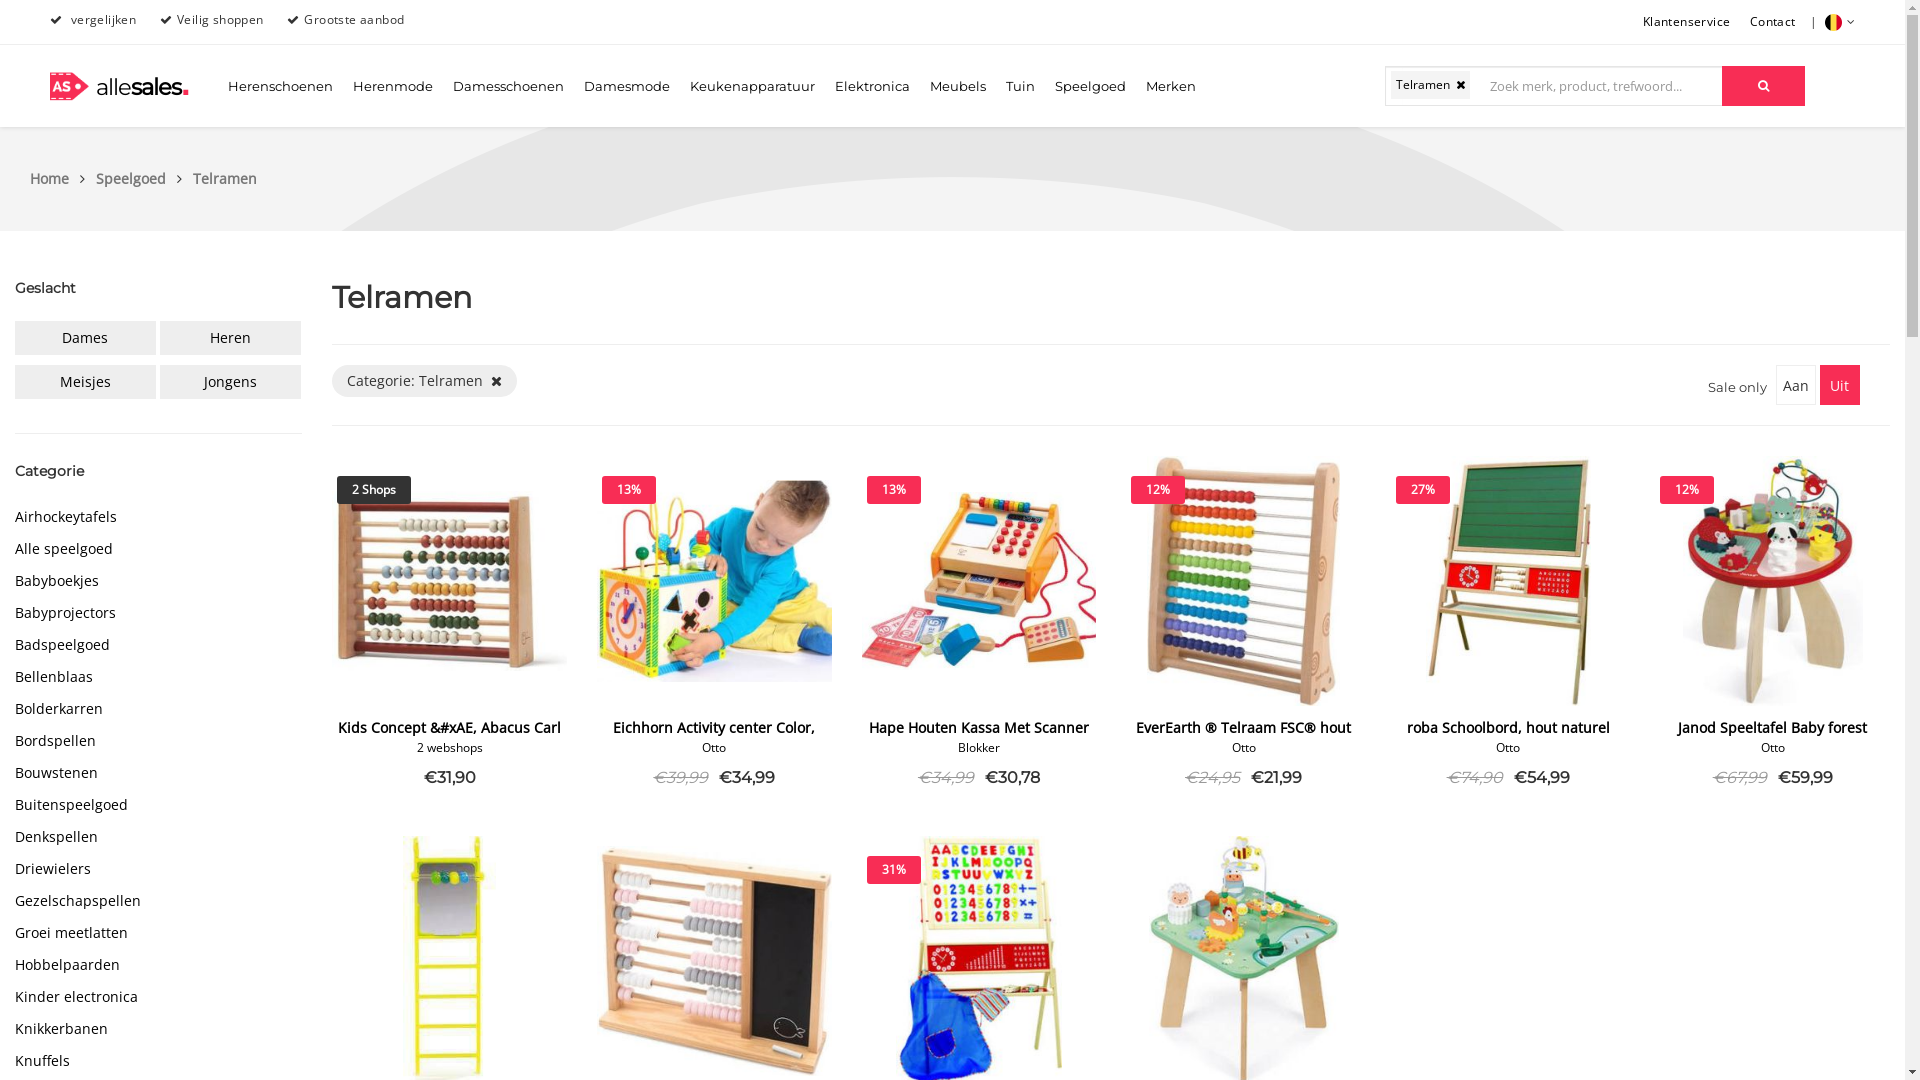 This screenshot has height=1080, width=1920. I want to click on '2 webshops', so click(449, 747).